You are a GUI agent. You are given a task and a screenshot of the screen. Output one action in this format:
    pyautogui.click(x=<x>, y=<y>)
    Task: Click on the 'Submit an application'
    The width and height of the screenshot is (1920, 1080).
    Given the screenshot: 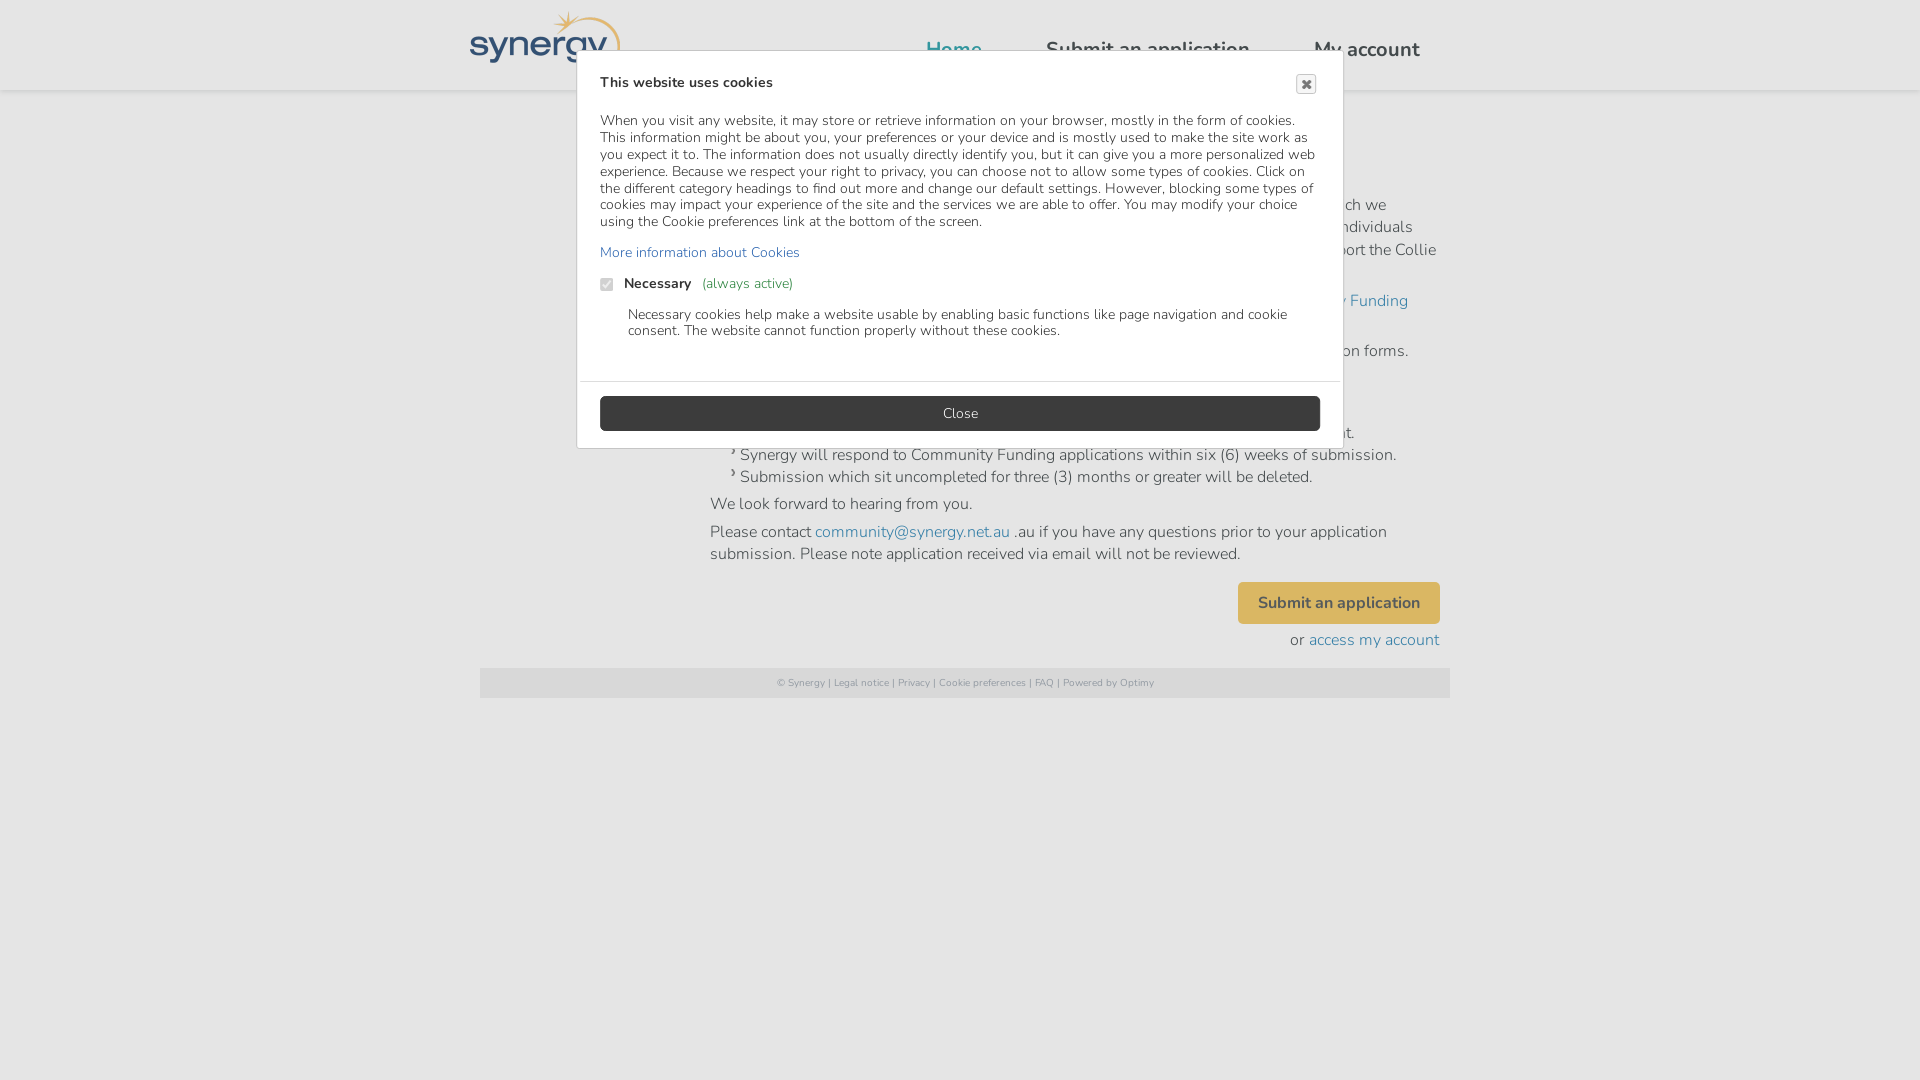 What is the action you would take?
    pyautogui.click(x=1147, y=49)
    